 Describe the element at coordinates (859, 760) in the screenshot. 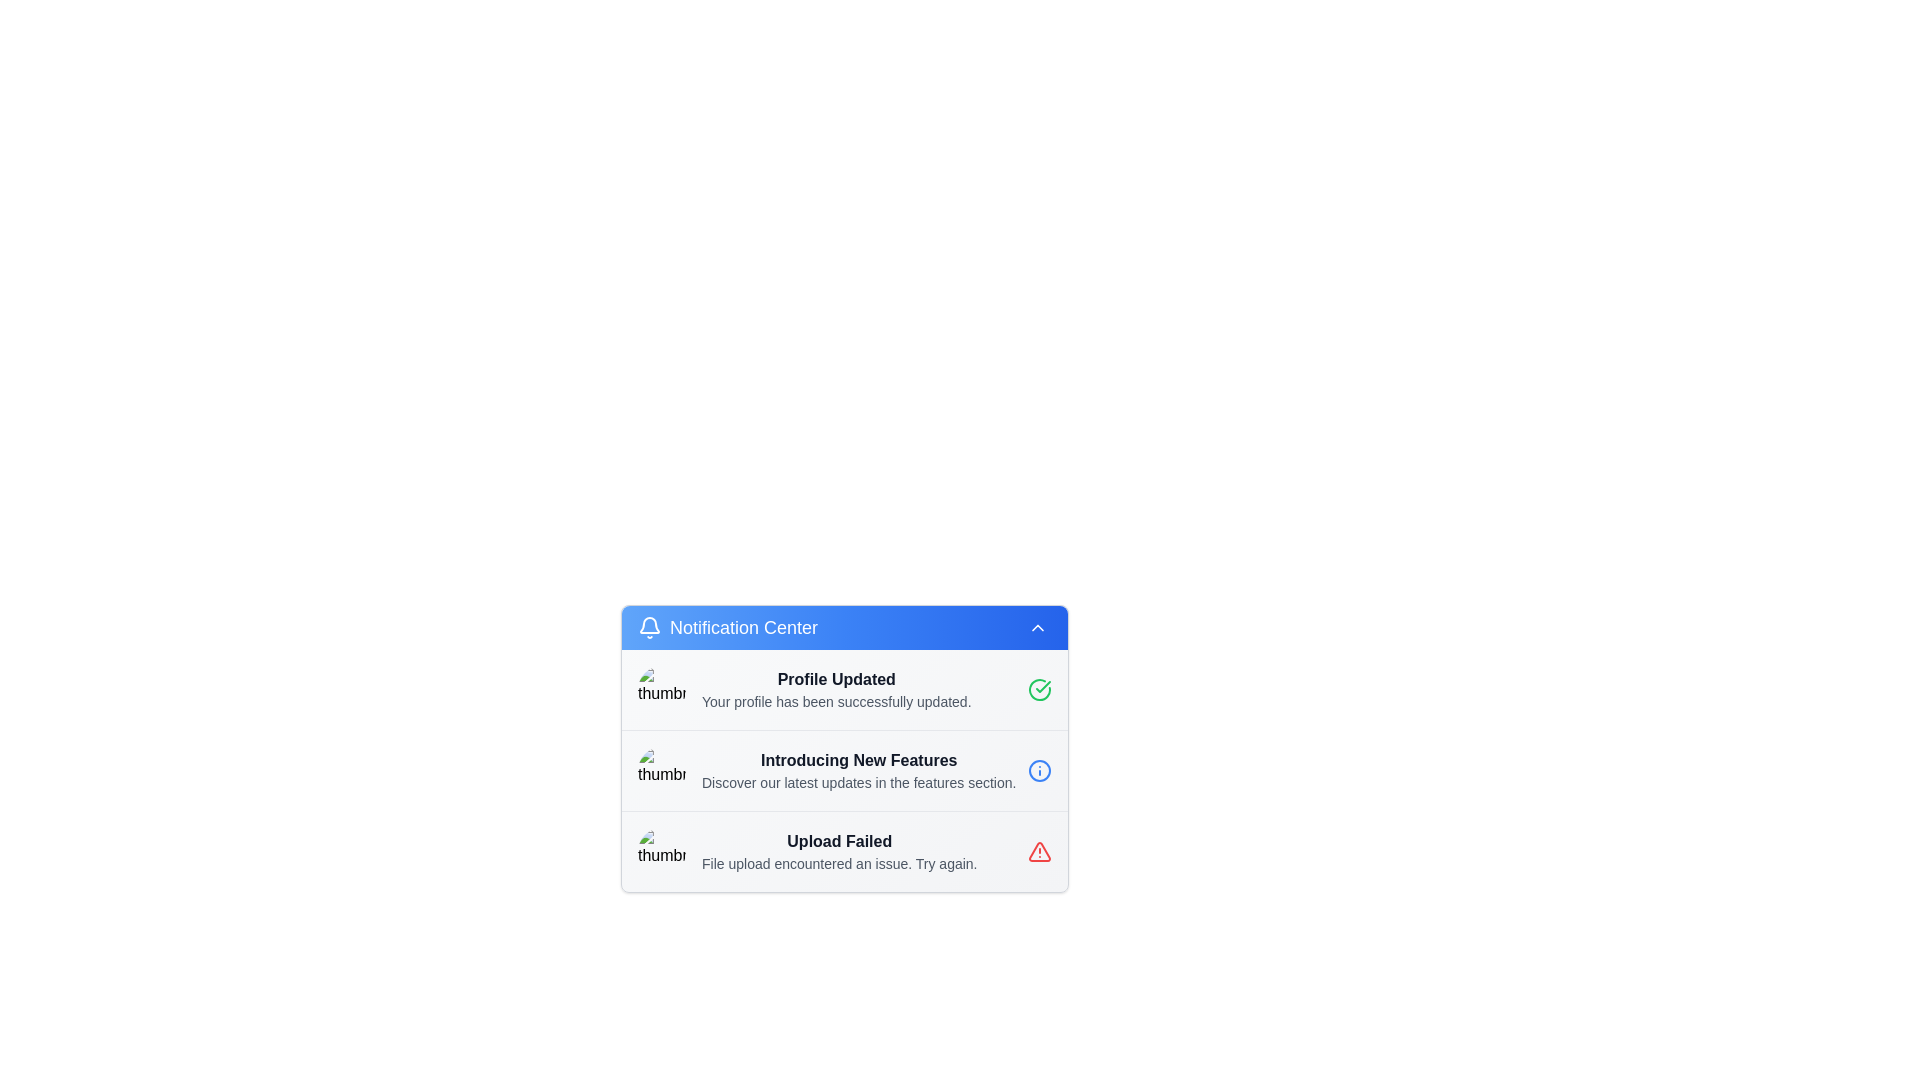

I see `the bold text snippet labeled 'Introducing New Features' in the second notification card` at that location.